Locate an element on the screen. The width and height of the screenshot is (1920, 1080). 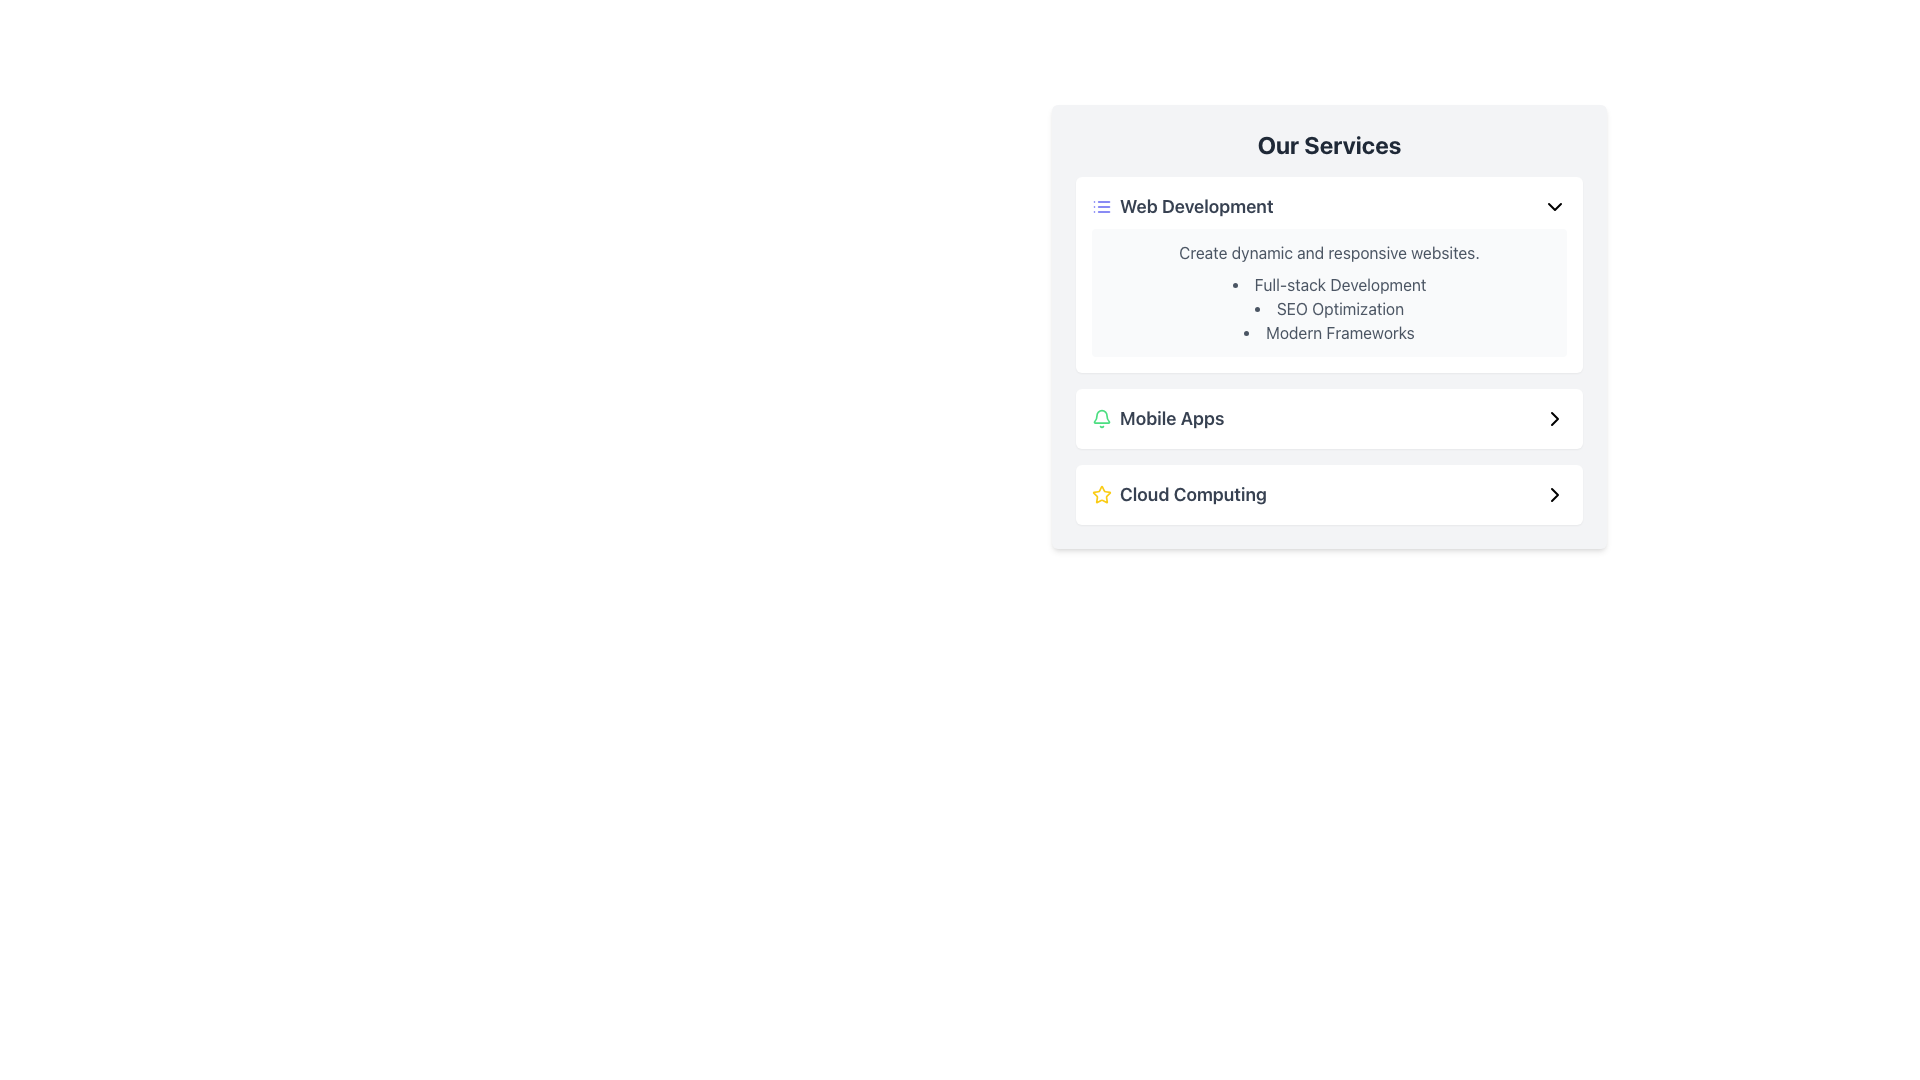
the second list item in the 'Our Services' card, which is related to 'Mobile Apps' is located at coordinates (1329, 418).